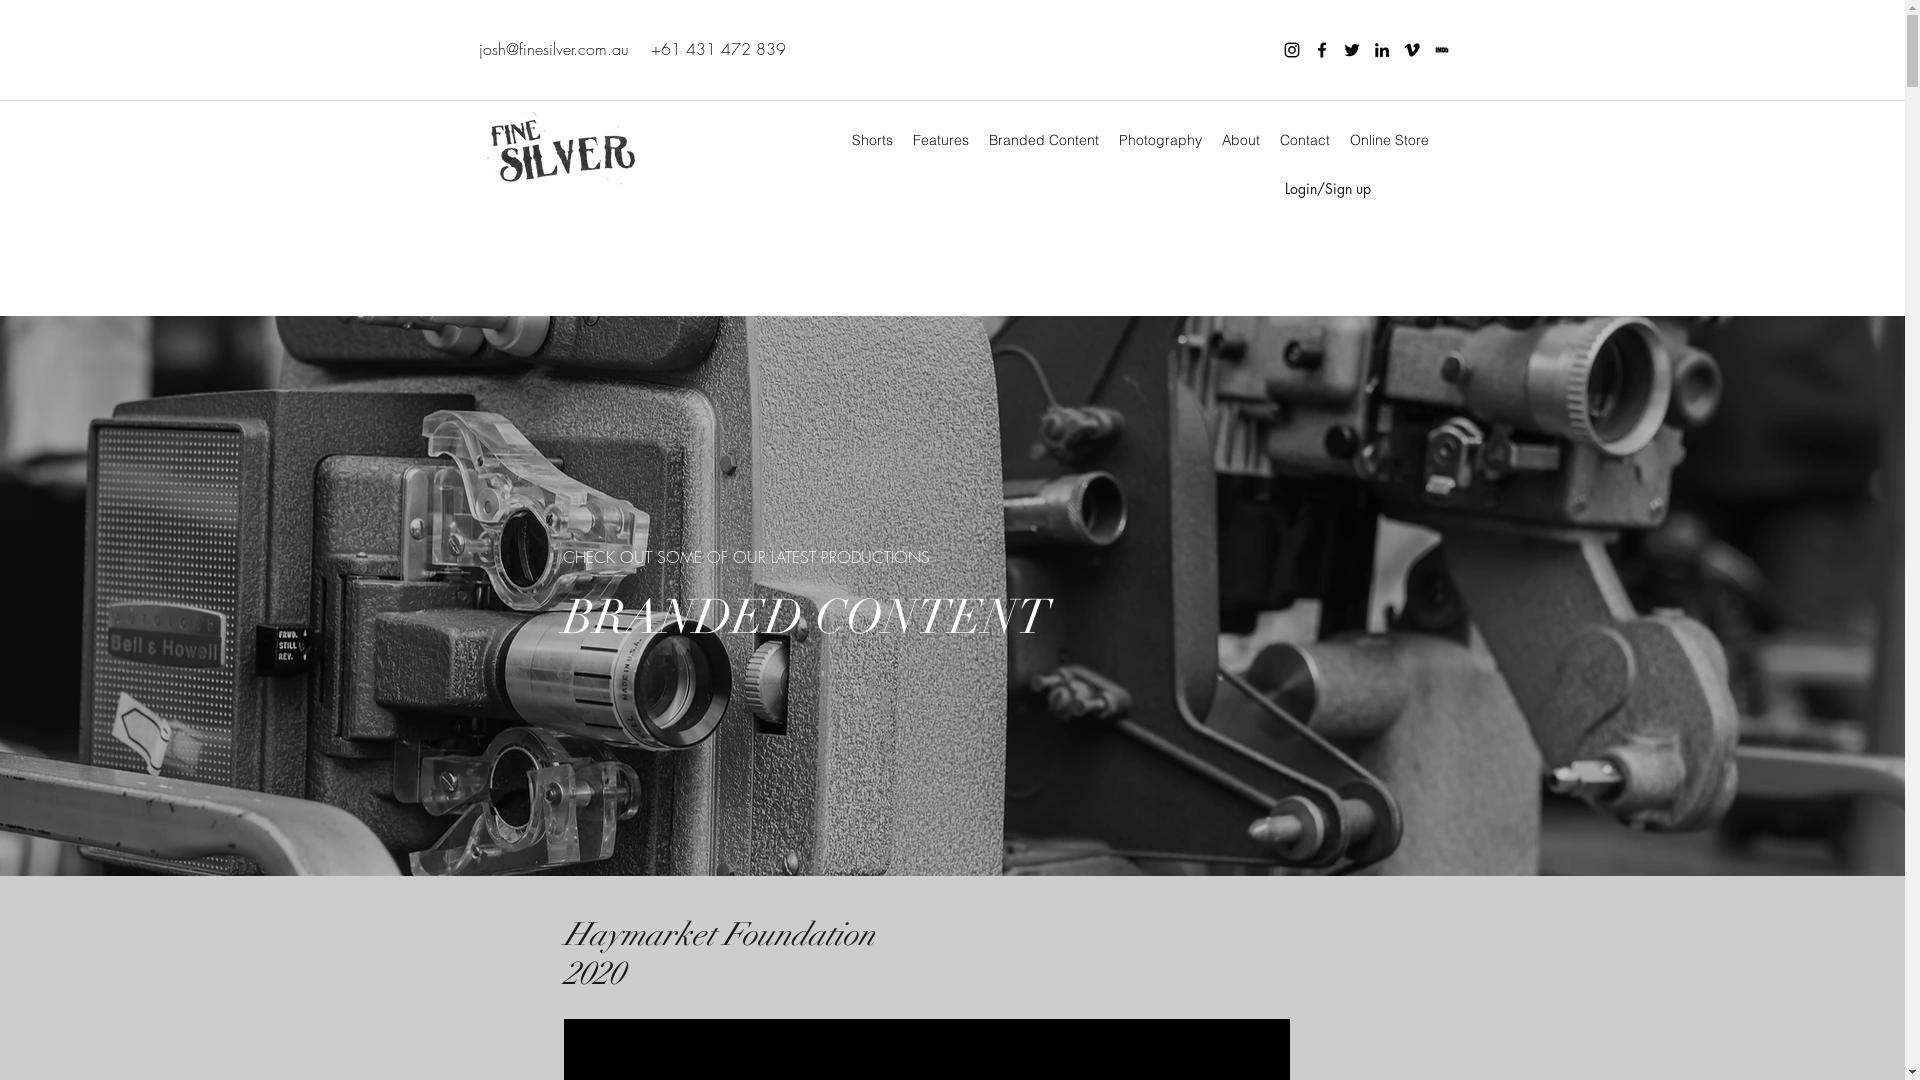 This screenshot has width=1920, height=1080. Describe the element at coordinates (872, 138) in the screenshot. I see `'Shorts'` at that location.